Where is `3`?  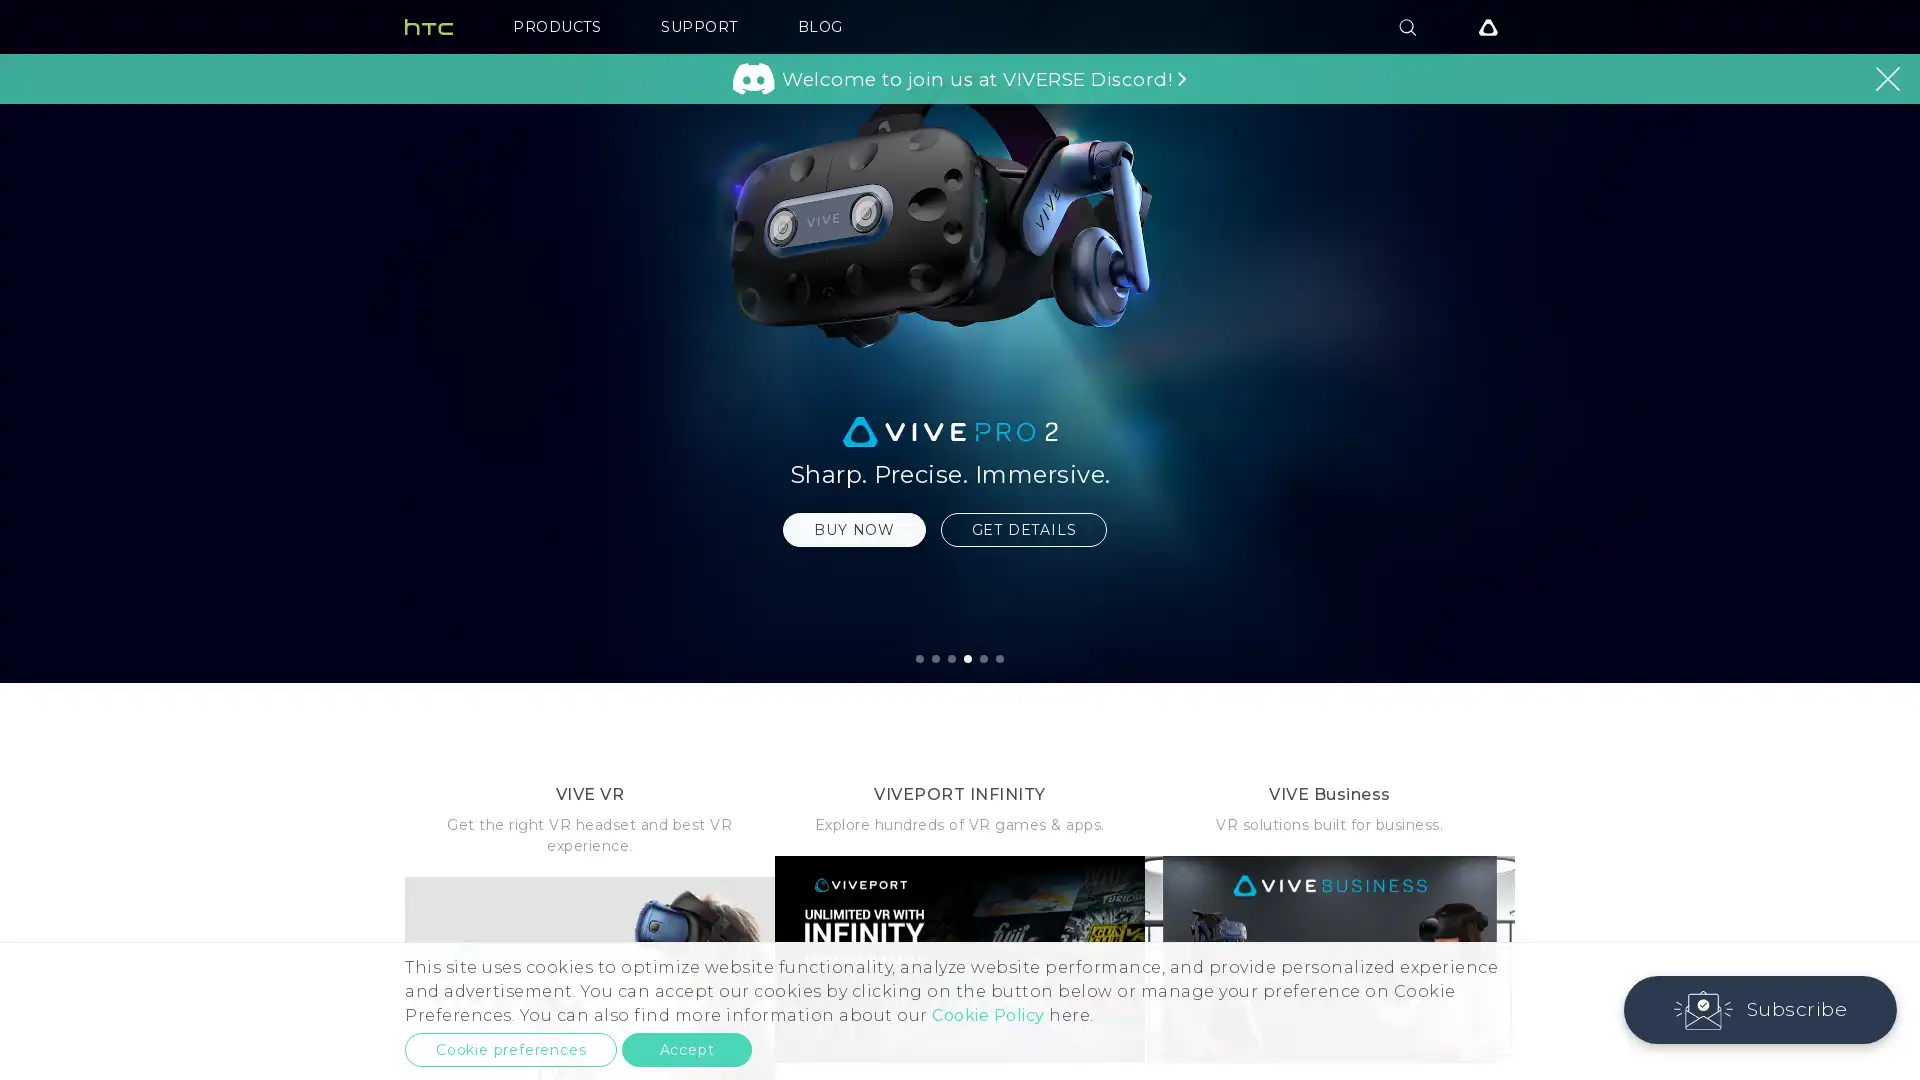
3 is located at coordinates (950, 659).